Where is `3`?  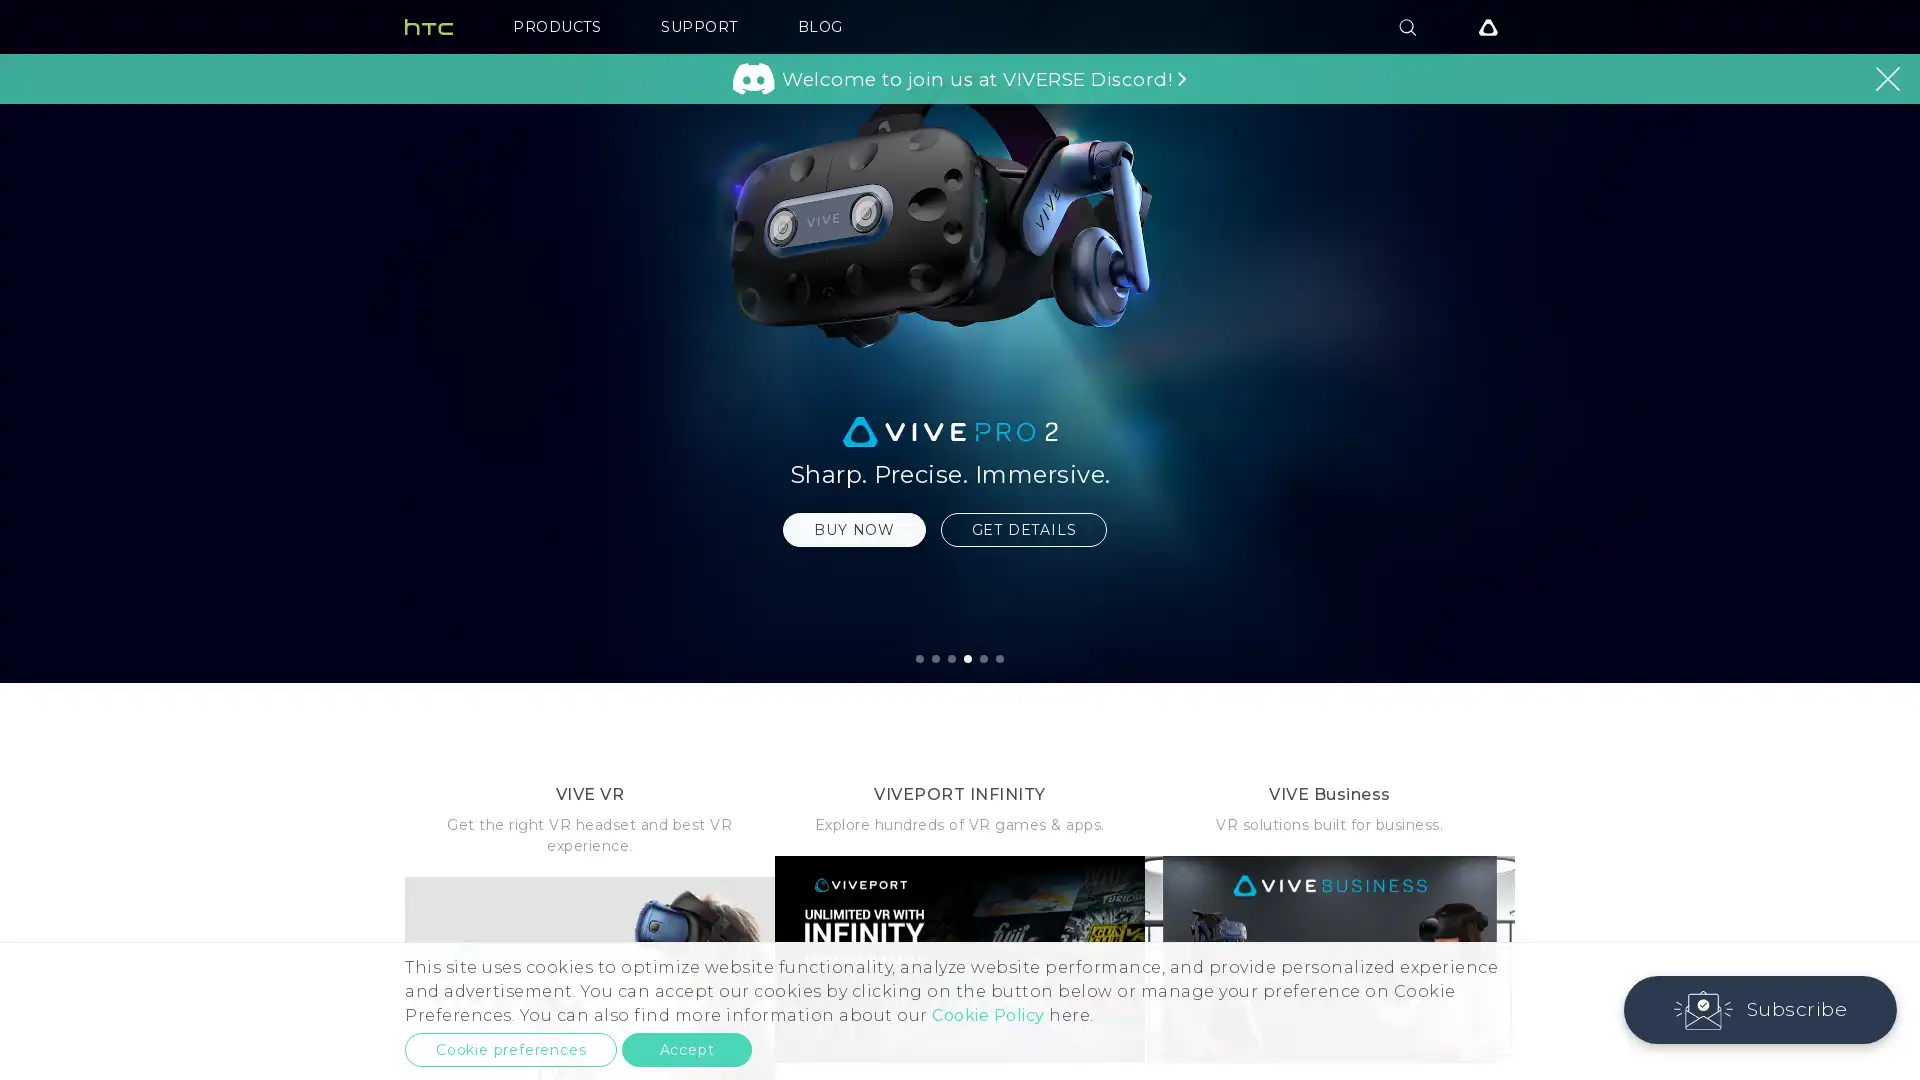
3 is located at coordinates (950, 659).